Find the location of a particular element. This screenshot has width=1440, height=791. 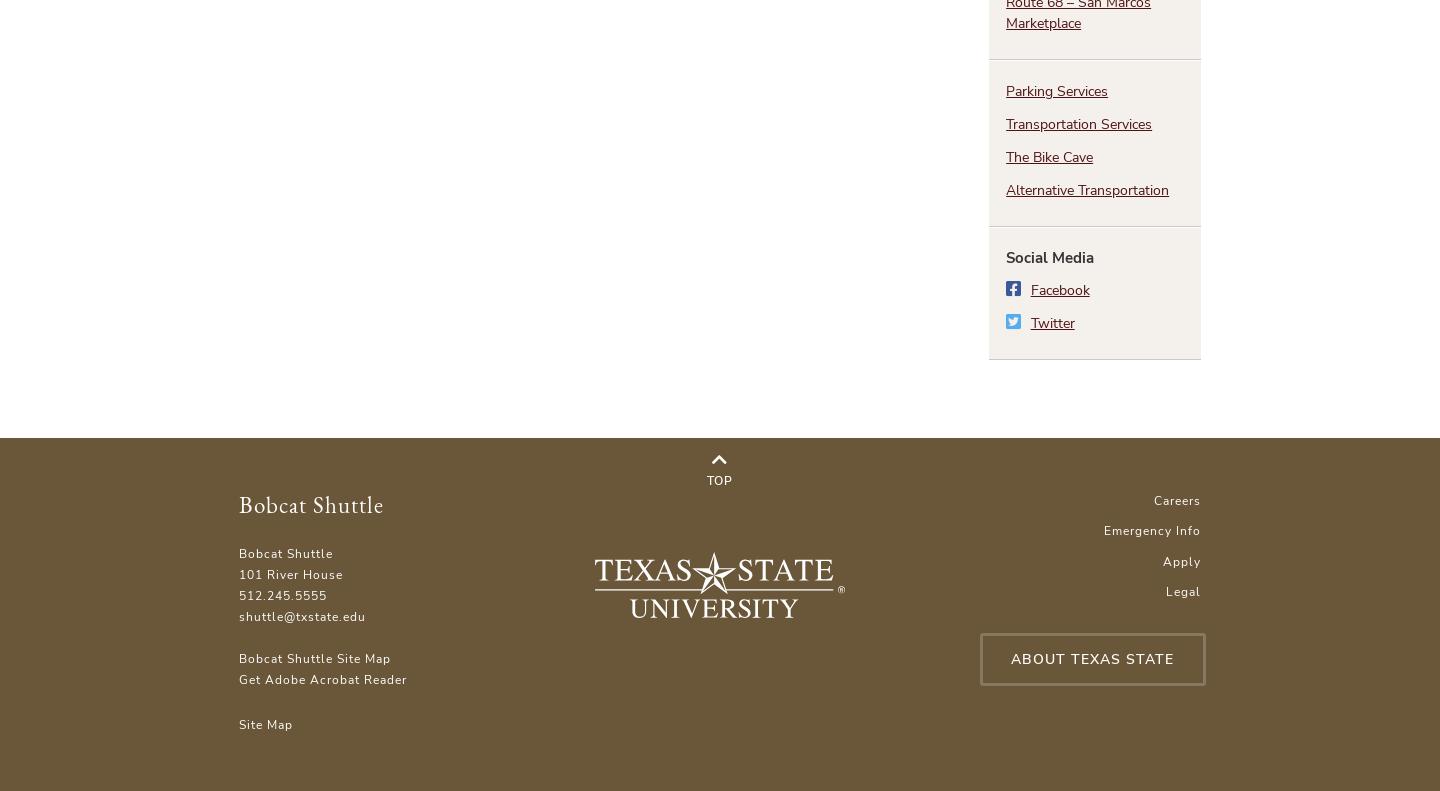

'shuttle@txstate.edu' is located at coordinates (302, 614).